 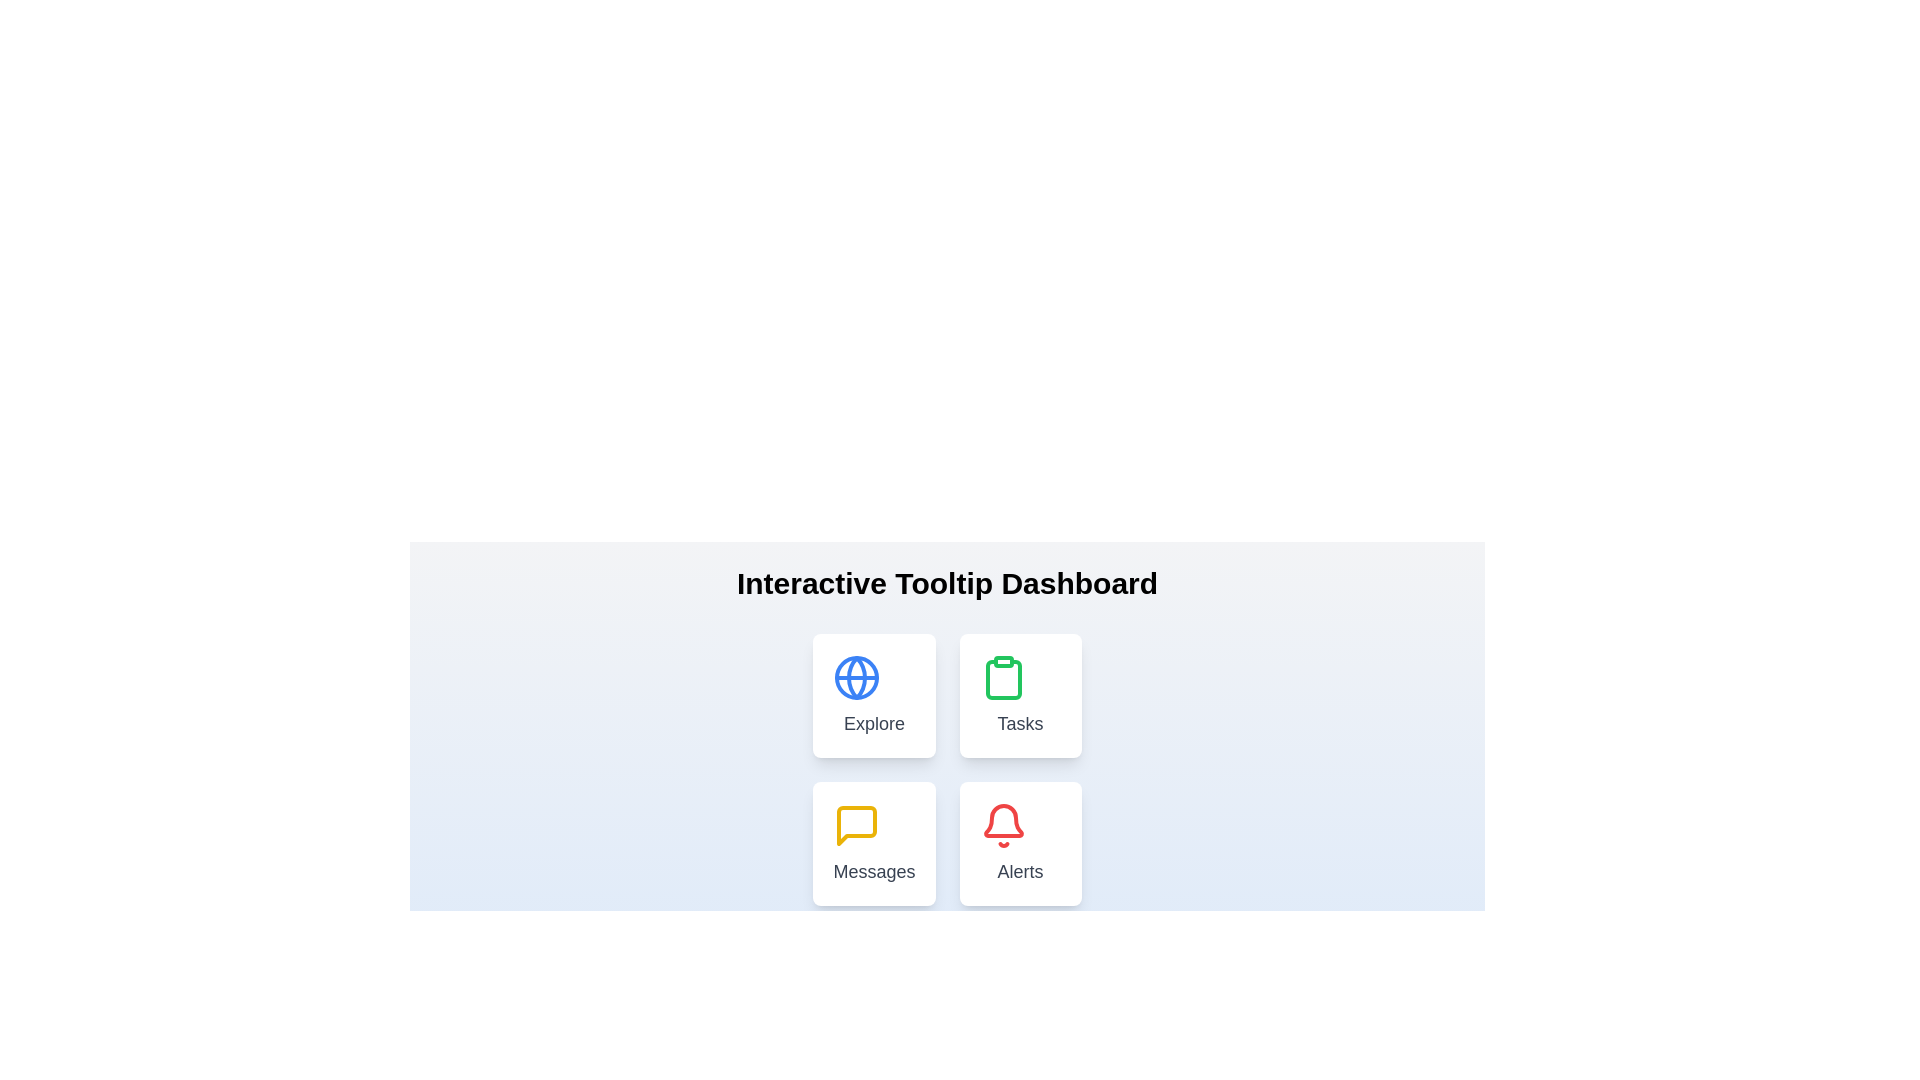 What do you see at coordinates (1003, 662) in the screenshot?
I see `the decorative rectangle or indicator within the 'Tasks' icon to trigger related icon interactions` at bounding box center [1003, 662].